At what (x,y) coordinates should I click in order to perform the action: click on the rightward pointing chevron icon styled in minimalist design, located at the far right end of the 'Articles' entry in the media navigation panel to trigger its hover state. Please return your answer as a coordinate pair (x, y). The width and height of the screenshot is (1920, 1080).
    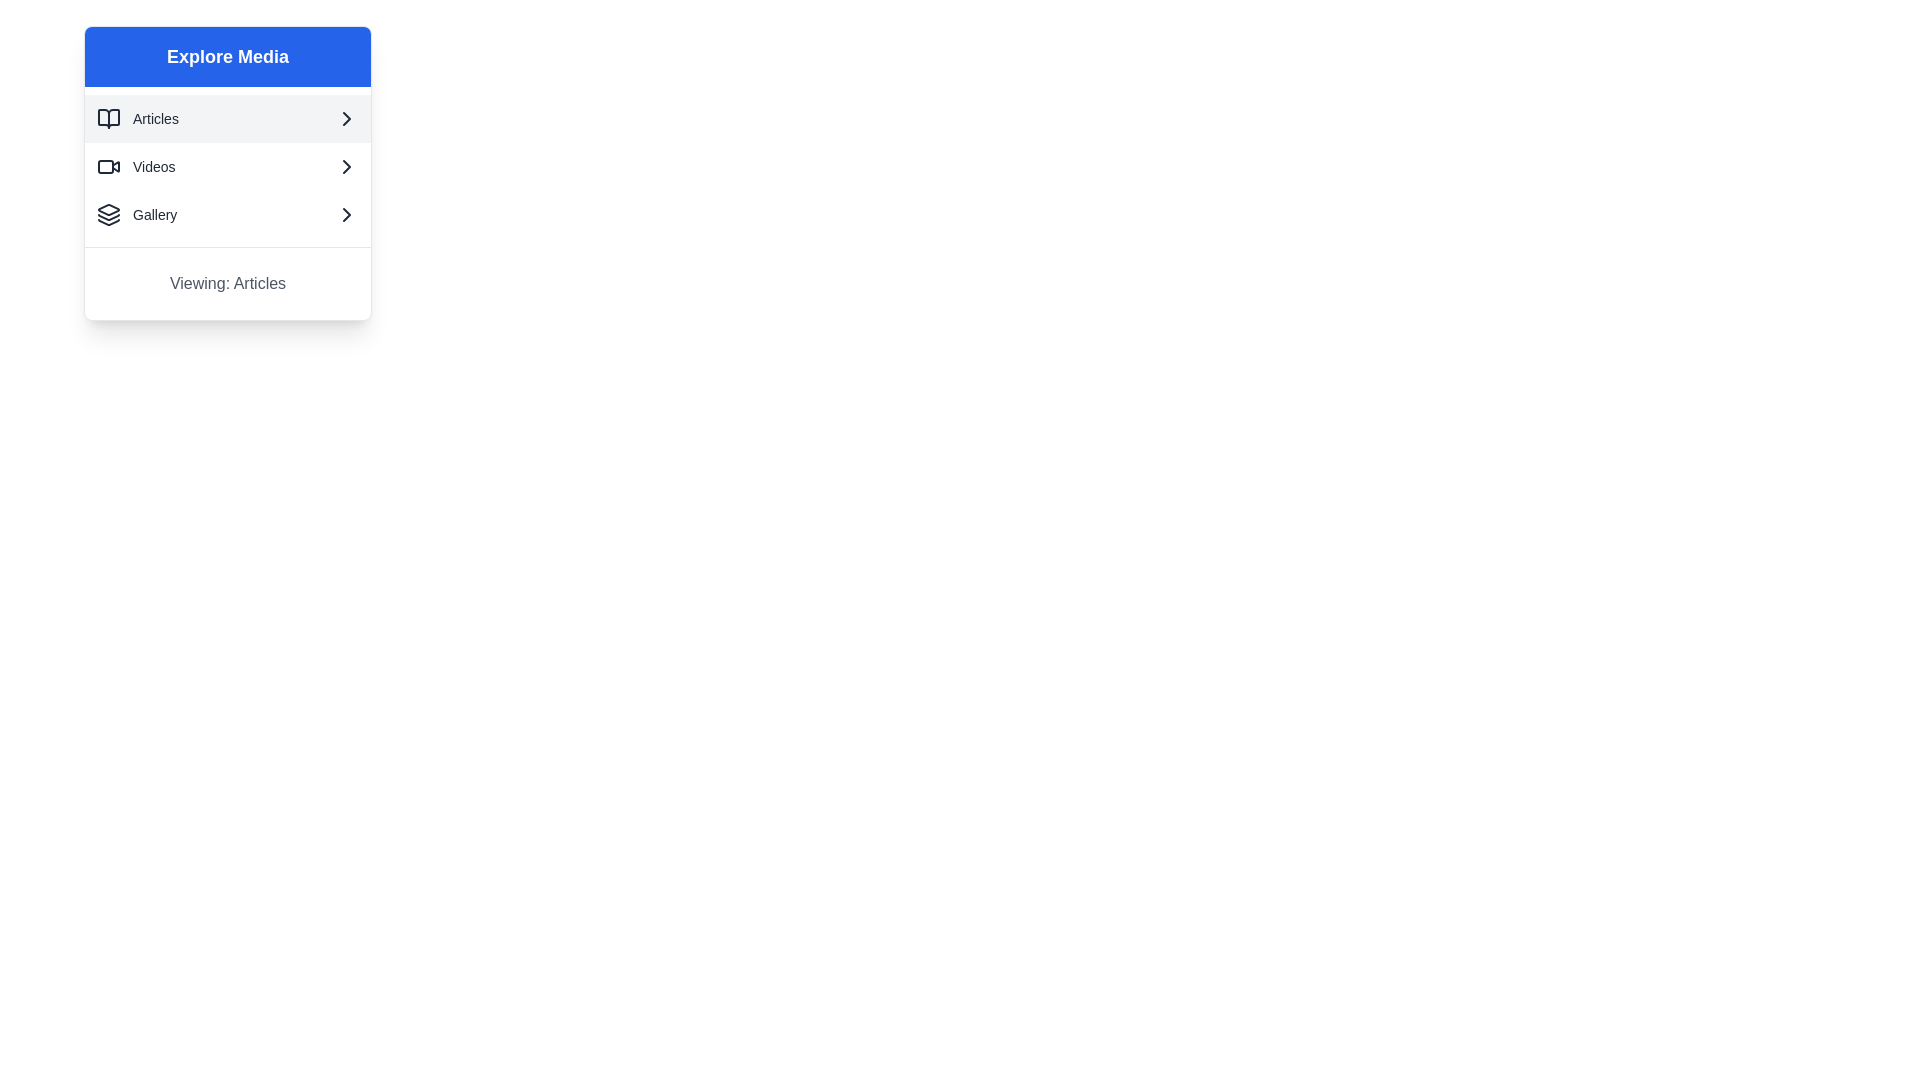
    Looking at the image, I should click on (346, 119).